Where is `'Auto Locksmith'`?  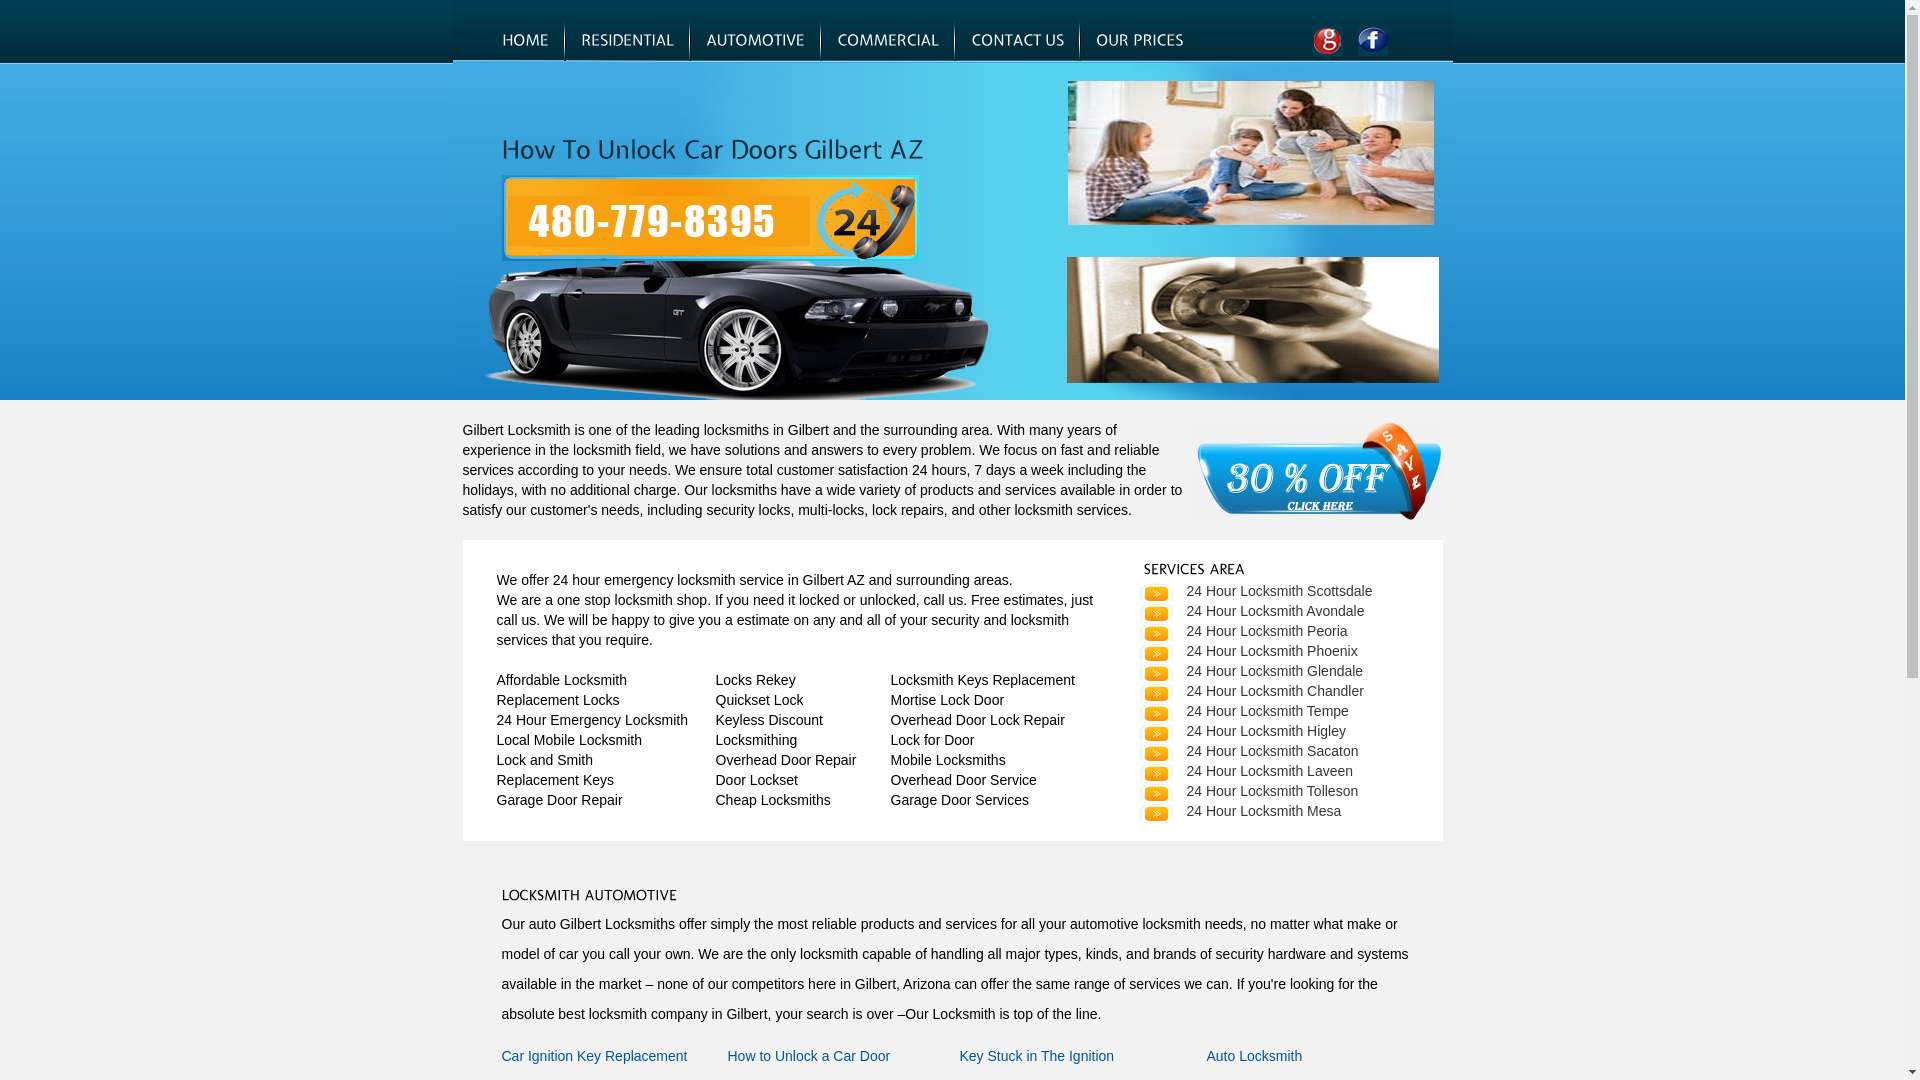
'Auto Locksmith' is located at coordinates (1252, 1055).